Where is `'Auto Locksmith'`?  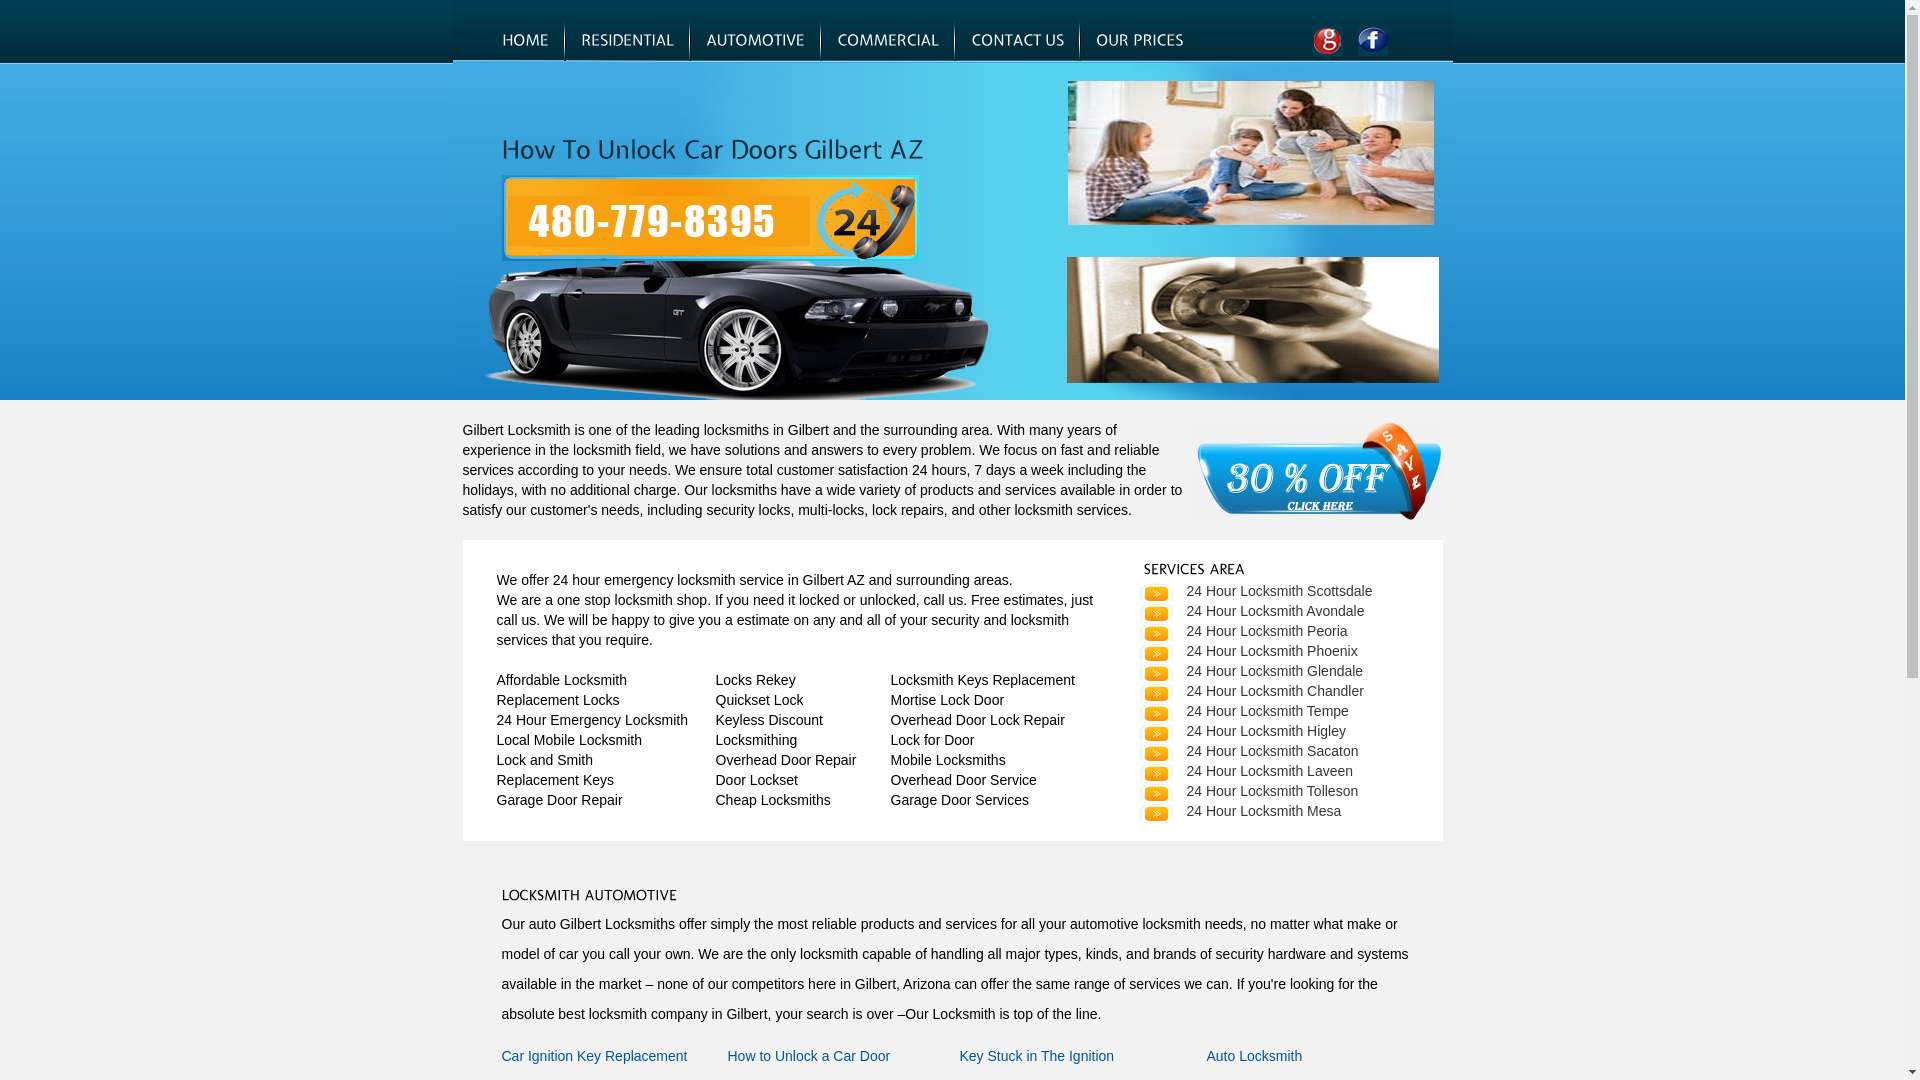
'Auto Locksmith' is located at coordinates (1252, 1055).